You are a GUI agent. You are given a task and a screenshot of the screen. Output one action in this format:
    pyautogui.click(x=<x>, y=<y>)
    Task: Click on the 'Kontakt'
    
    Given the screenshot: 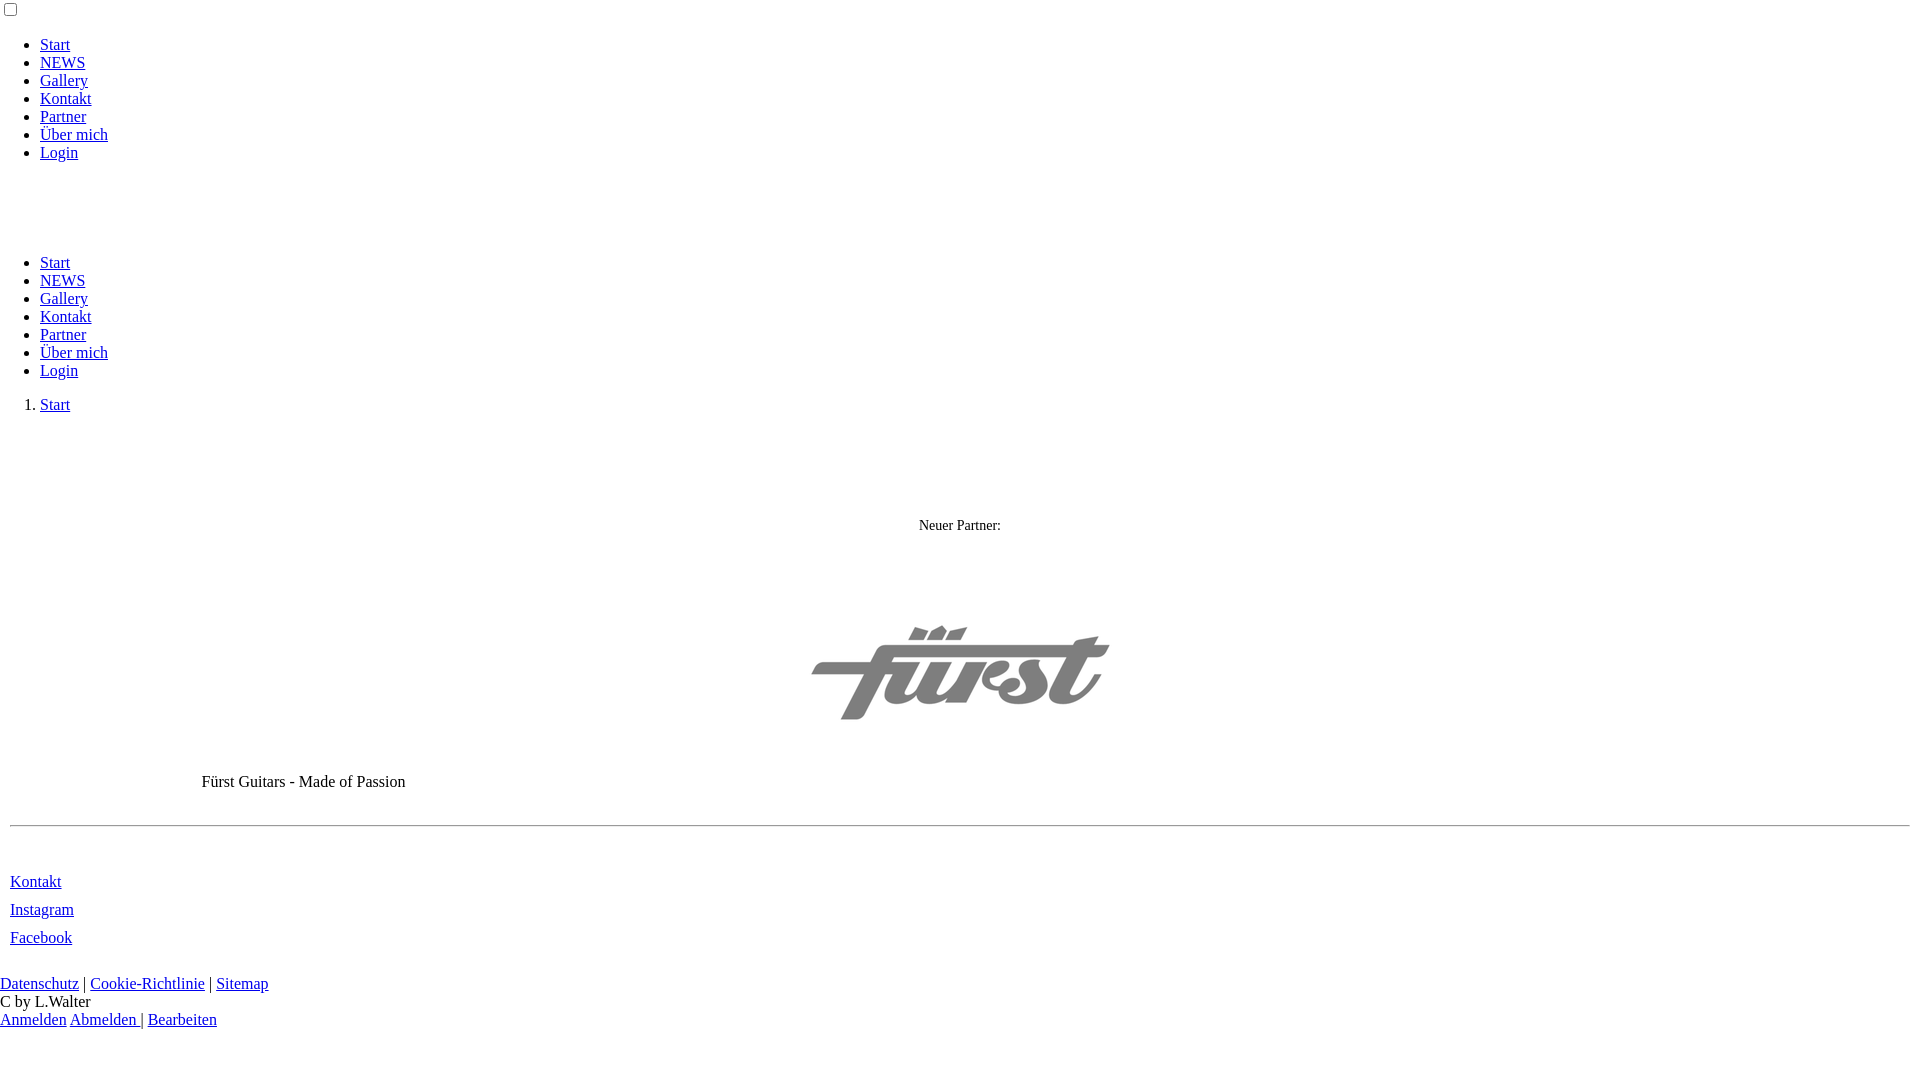 What is the action you would take?
    pyautogui.click(x=66, y=315)
    